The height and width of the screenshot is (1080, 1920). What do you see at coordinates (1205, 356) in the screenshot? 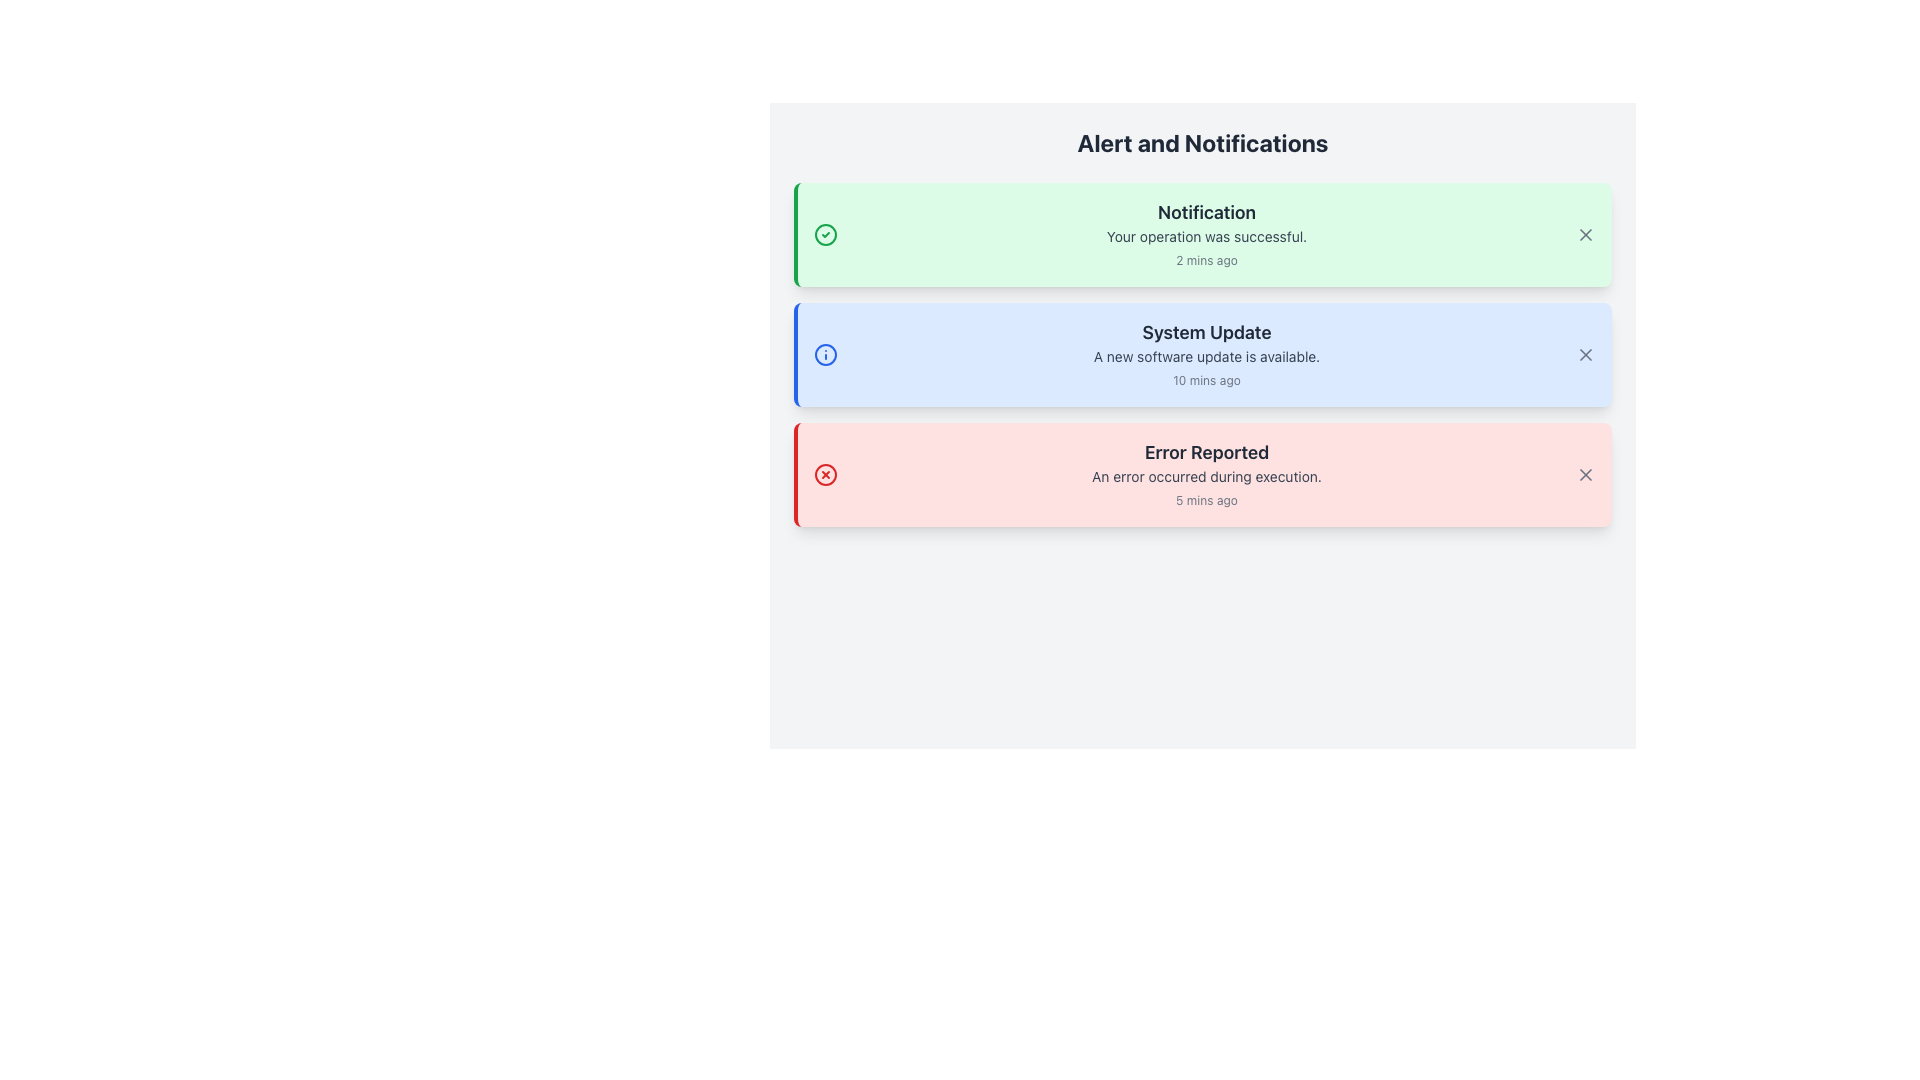
I see `the text label that reads 'A new software update is available.' which is styled in gray and positioned within a blue background box, located underneath the title 'System Update'` at bounding box center [1205, 356].